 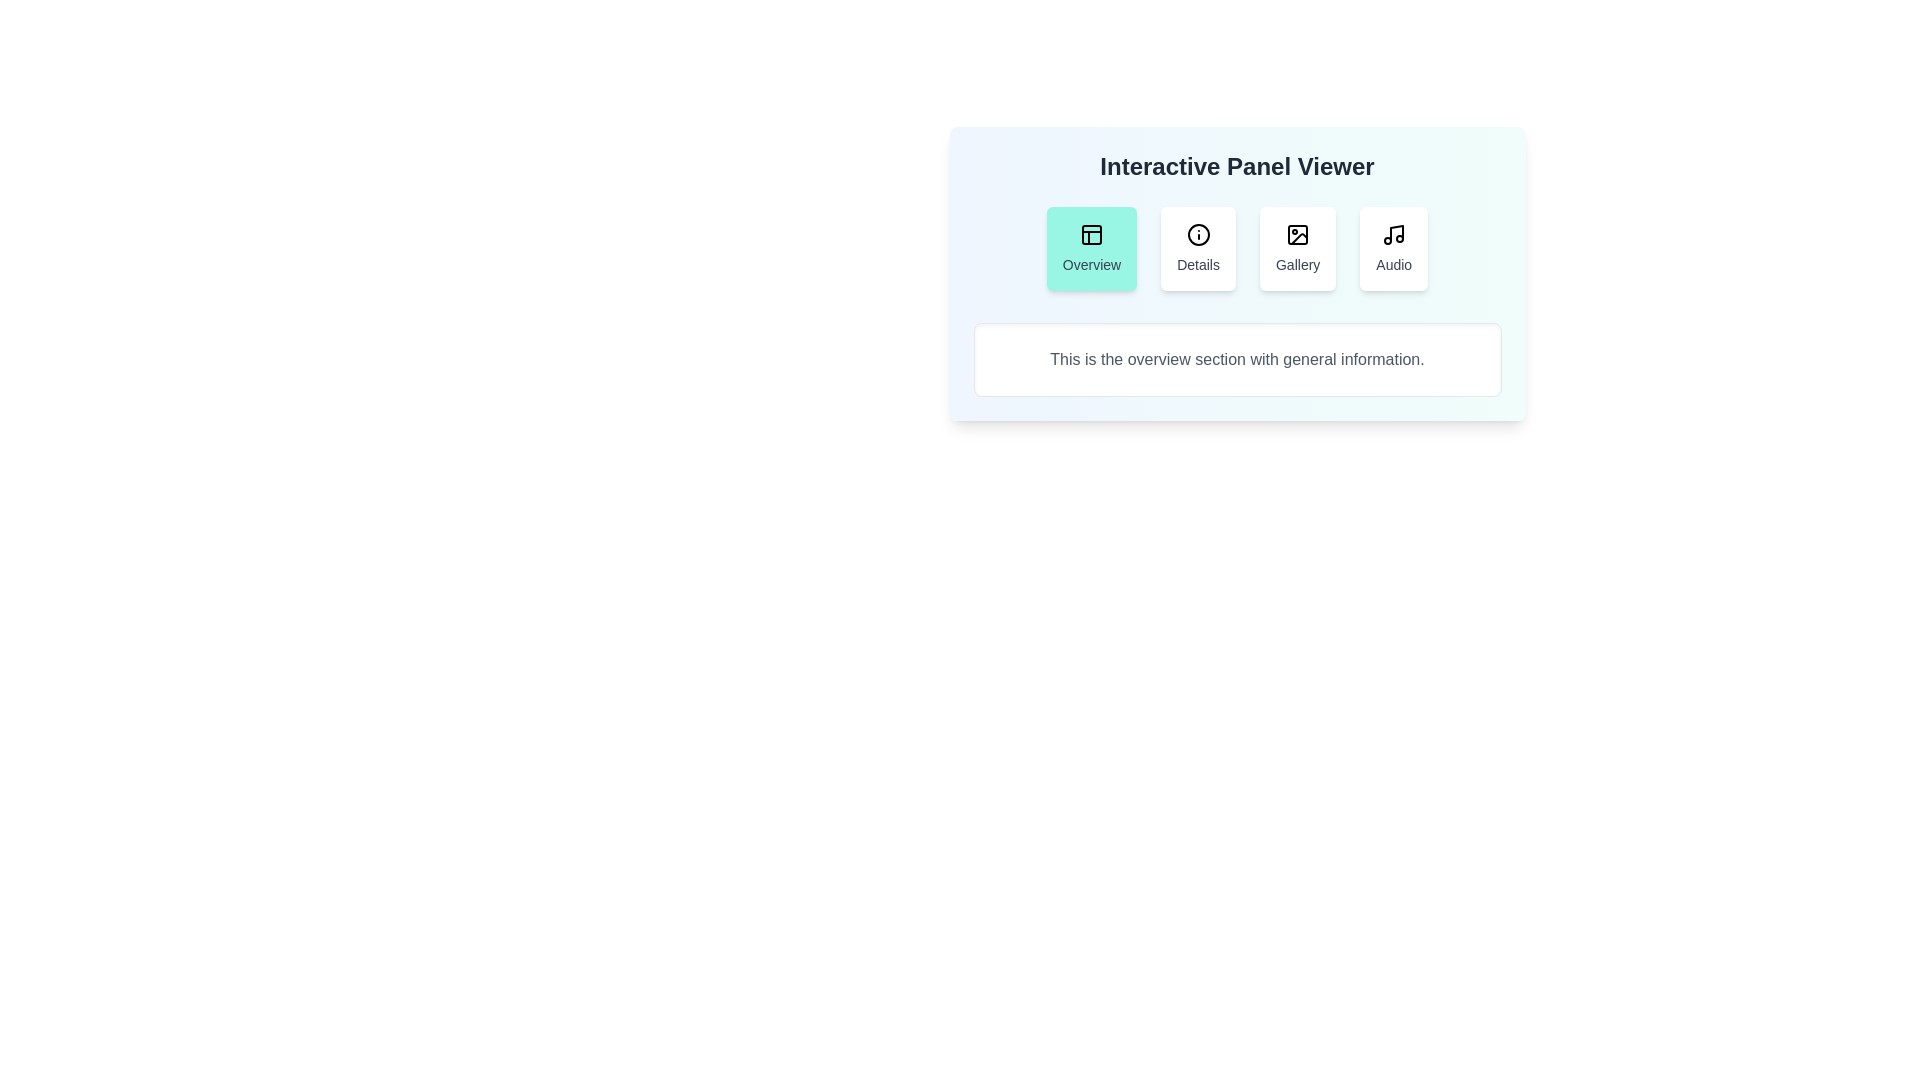 I want to click on the circular outline representing the 'info' icon, located in the top section of the interface as the second icon from the left in the 'Details' row, so click(x=1198, y=234).